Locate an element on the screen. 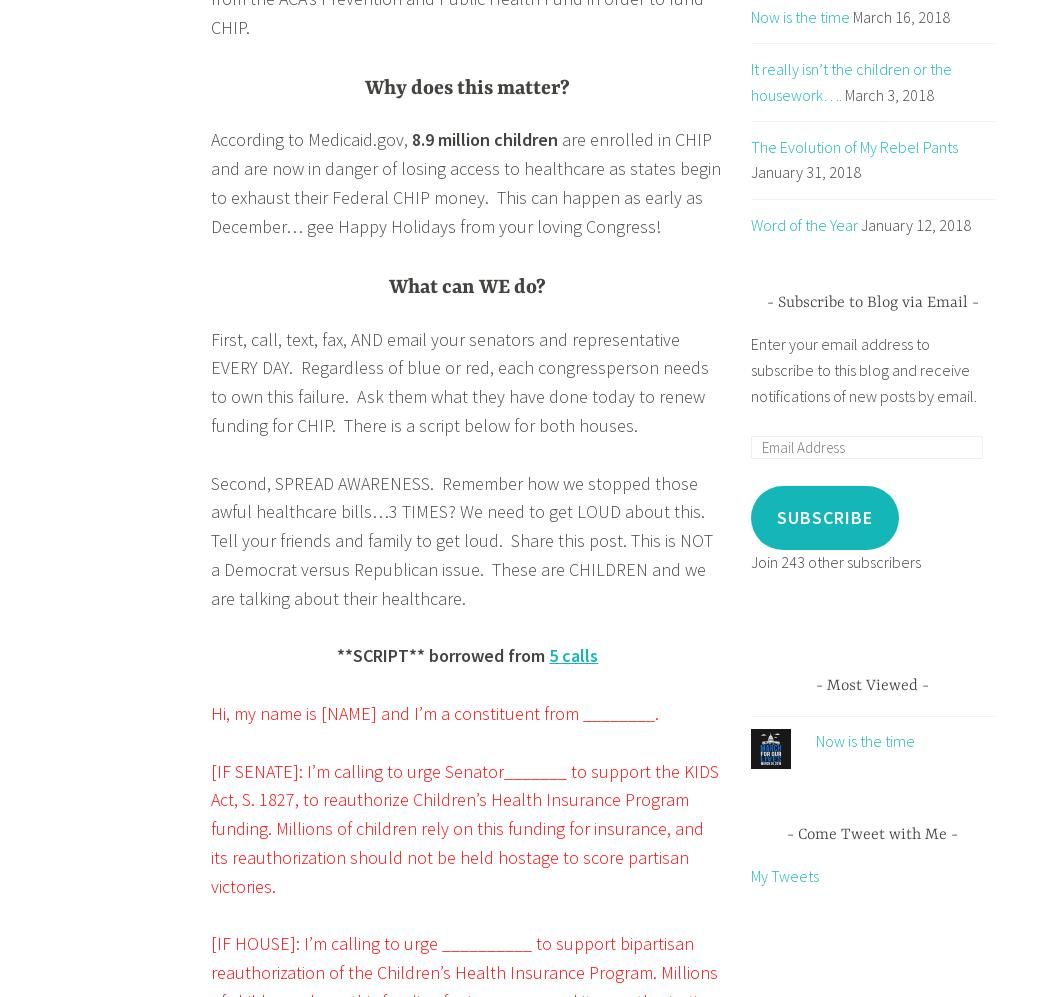 Image resolution: width=1050 pixels, height=997 pixels. 'Word of the Year' is located at coordinates (802, 224).